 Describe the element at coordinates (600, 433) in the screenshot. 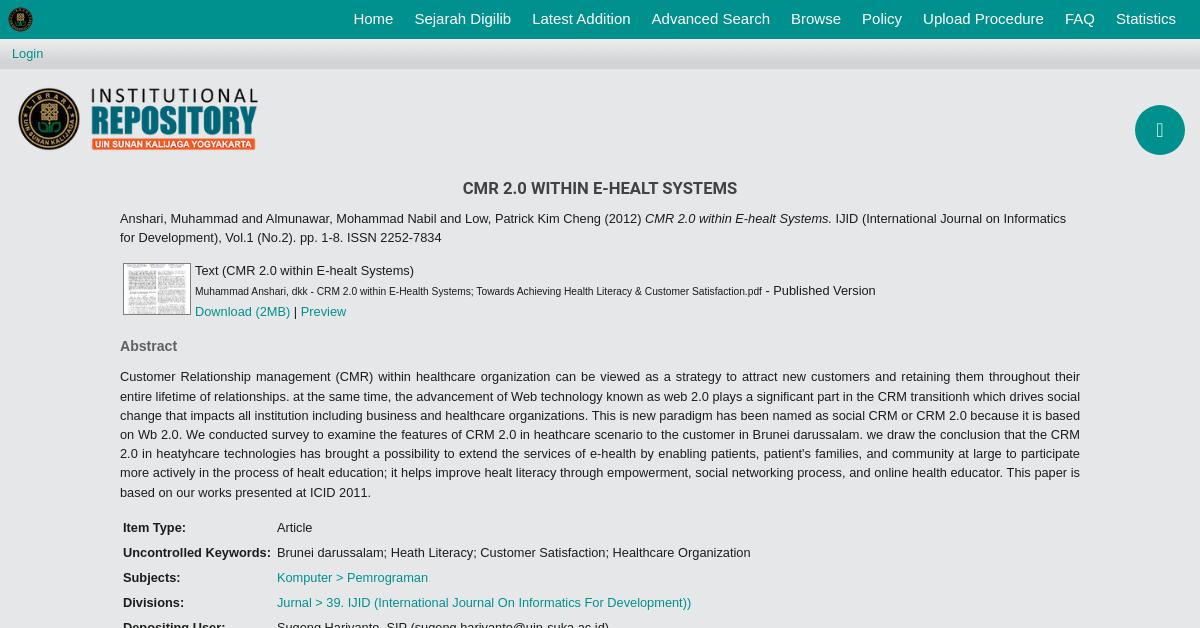

I see `'Customer Relationship management (CMR) within healthcare organization can be viewed as a strategy to attract new customers and retaining them throughout their entire lifetime of relationships. at the same time, the advancement of Web technology known as web 2.0 plays a significant part in the CRM transitionh which drives social change that impacts all institution including business and healthcare organizations. This is new paradigm has been named as social CRM or CRM 2.0 because it is based on Wb 2.0. We conducted survey to examine the features of CRM 2.0 in heathcare scenario to the customer in Brunei darussalam. we draw the conclusion that the CRM 2.0 in heatyhcare technologies has brought a possibility to extend the services of e-health by enabling patients, patient's families, and community at large to participate more actively in the process of healt education; it helps improve healt literacy through empowerment, social networking process, and online health educator. This paper is based on our works presented at ICID 2011.'` at that location.